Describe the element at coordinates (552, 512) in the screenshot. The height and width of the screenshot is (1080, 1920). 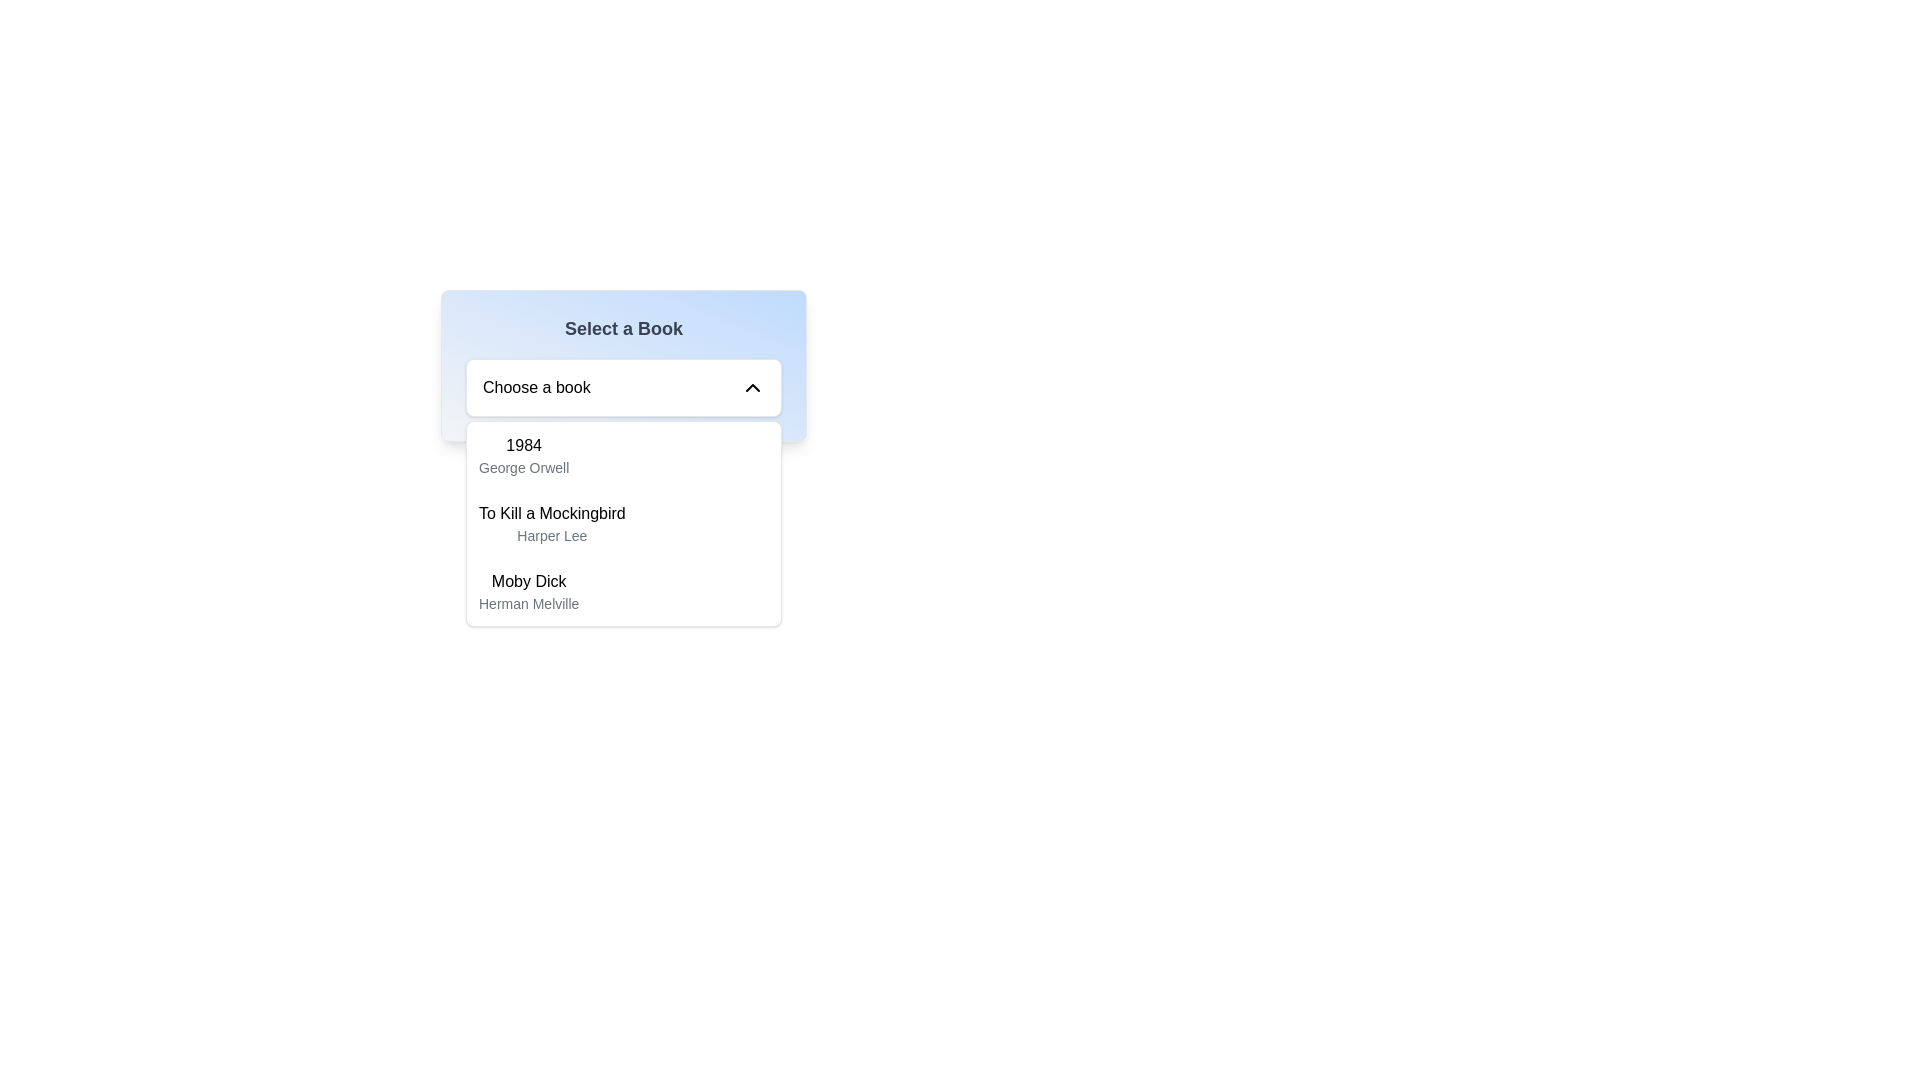
I see `displayed text of the title 'To Kill a Mockingbird' located in the dropdown selection box beneath the 'Choose a Book' label, positioned as the second list item` at that location.